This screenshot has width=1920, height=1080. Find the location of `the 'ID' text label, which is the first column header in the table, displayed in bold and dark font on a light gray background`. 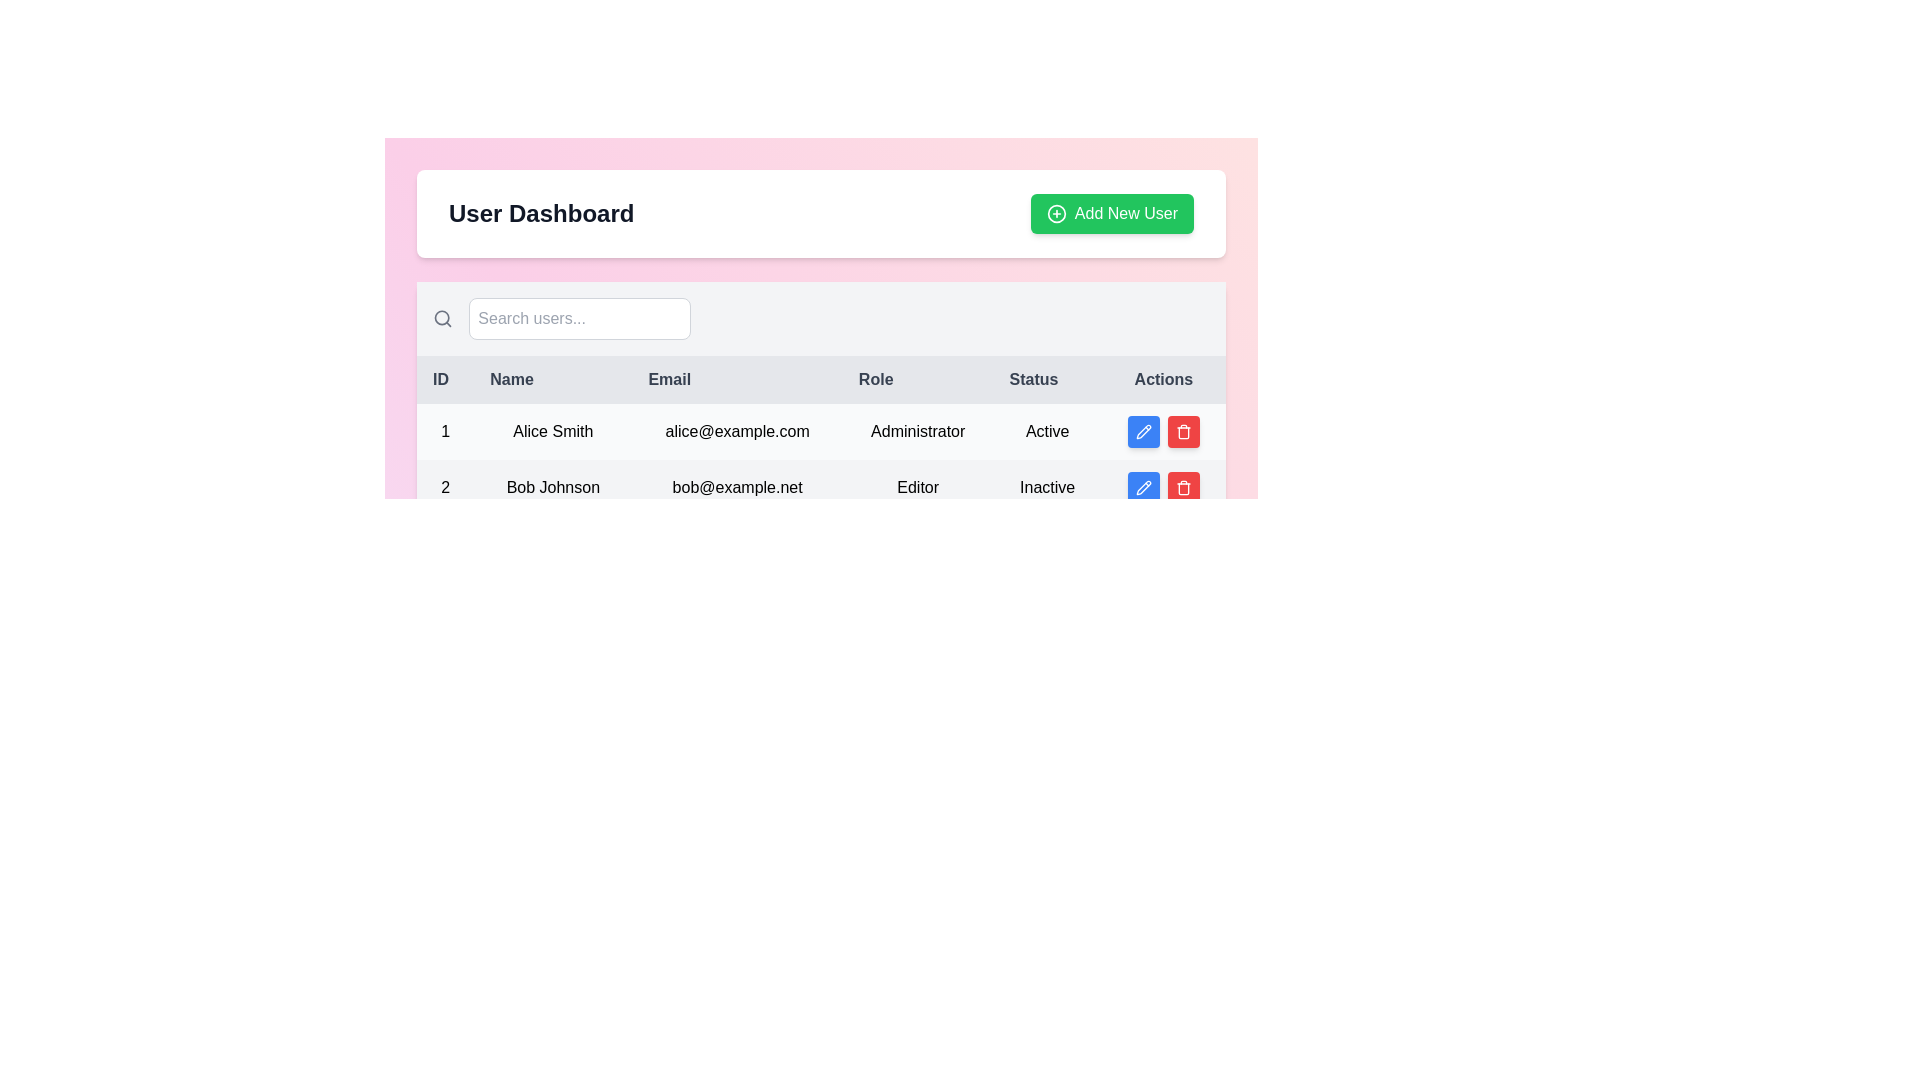

the 'ID' text label, which is the first column header in the table, displayed in bold and dark font on a light gray background is located at coordinates (444, 380).